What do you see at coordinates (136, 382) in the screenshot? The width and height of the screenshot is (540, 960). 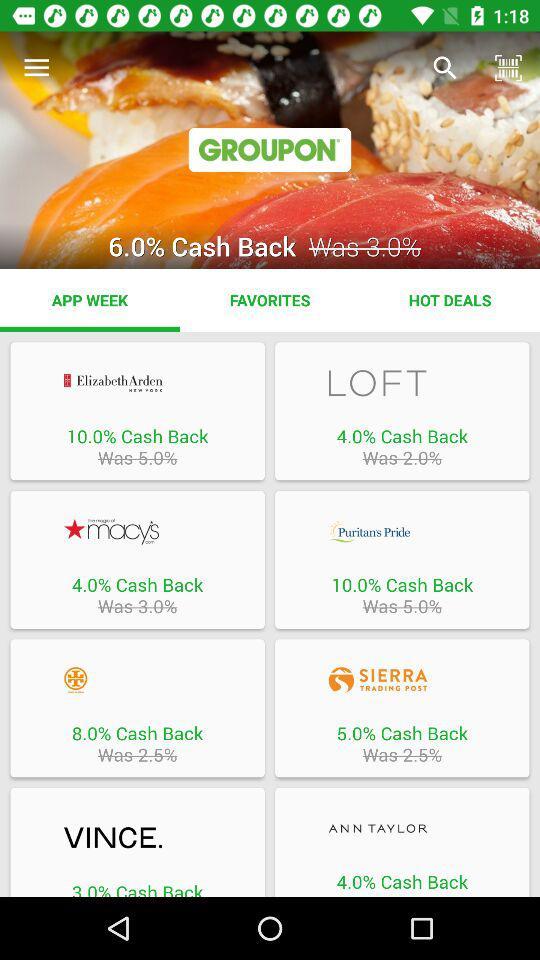 I see `elizabeth arden option` at bounding box center [136, 382].